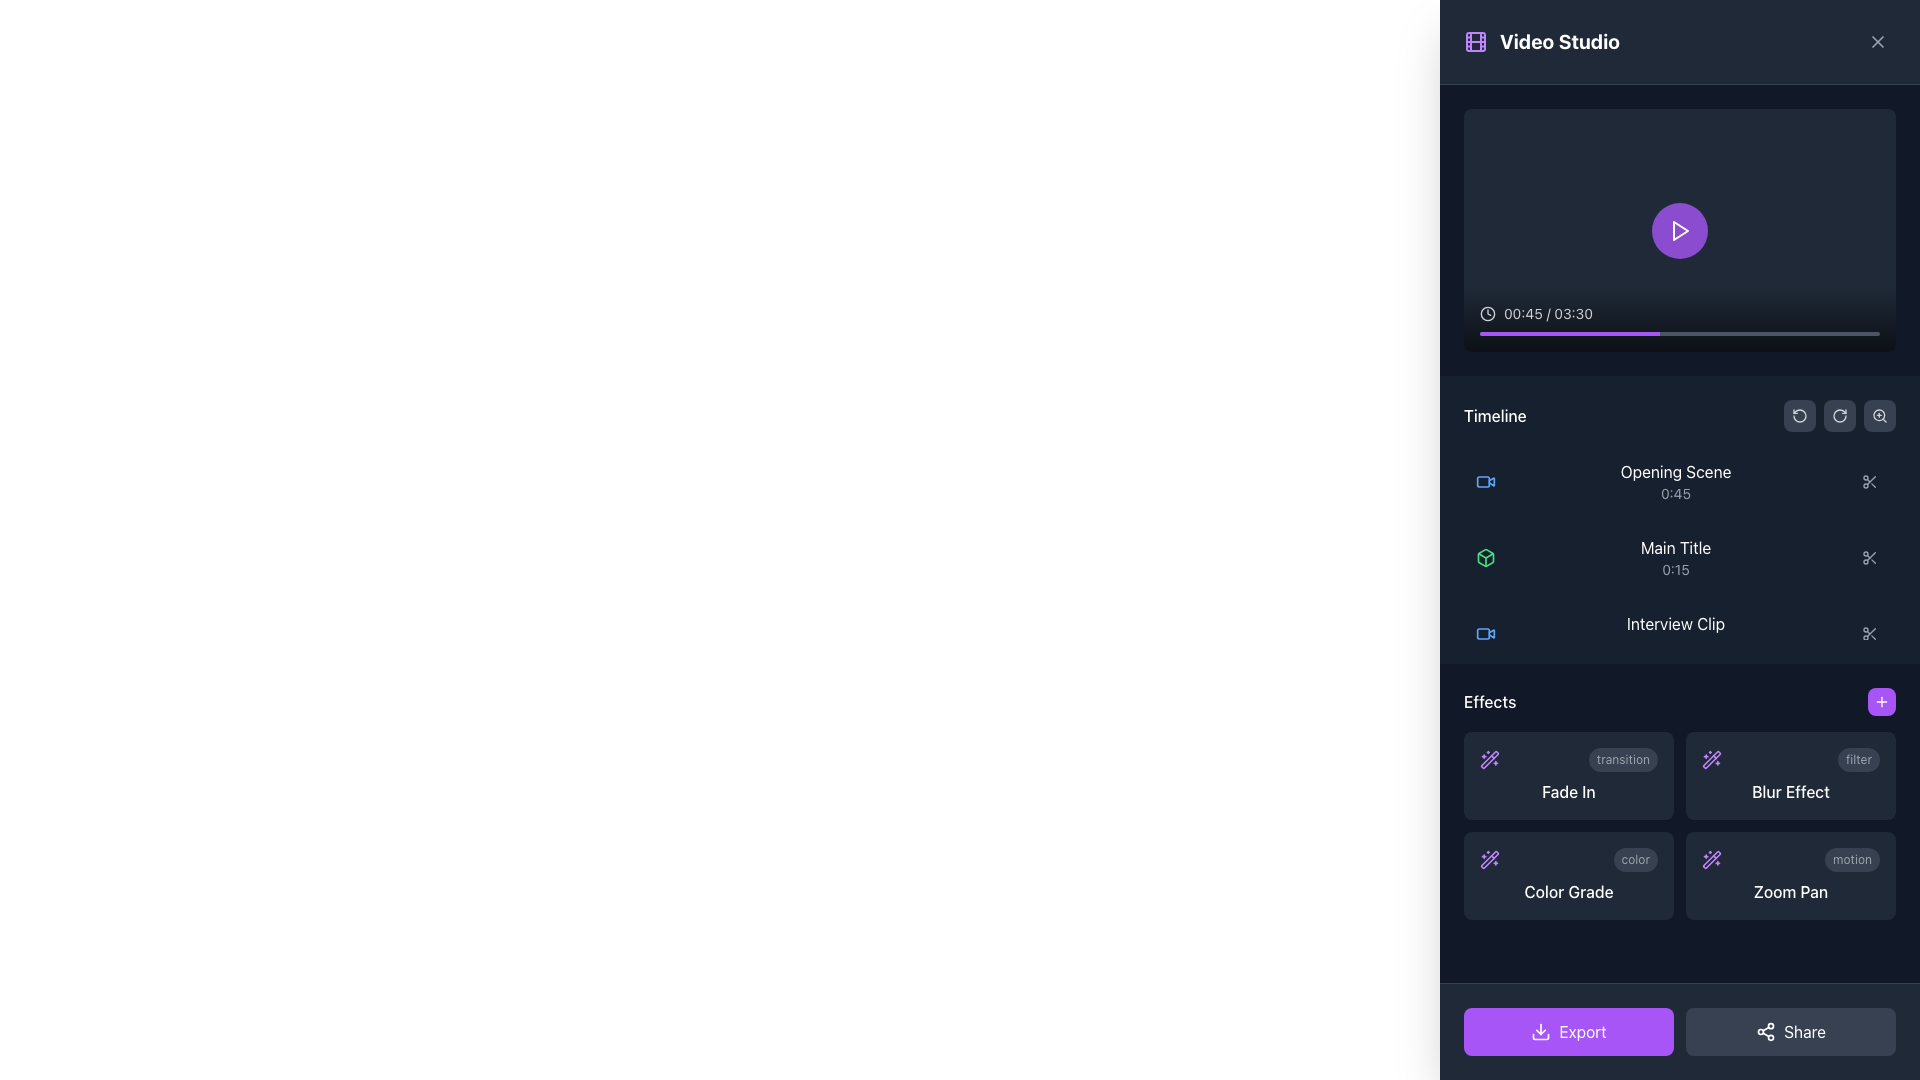 This screenshot has width=1920, height=1080. What do you see at coordinates (1876, 42) in the screenshot?
I see `the close button located in the top-right corner of the 'Video Studio' header to observe the hover style change` at bounding box center [1876, 42].